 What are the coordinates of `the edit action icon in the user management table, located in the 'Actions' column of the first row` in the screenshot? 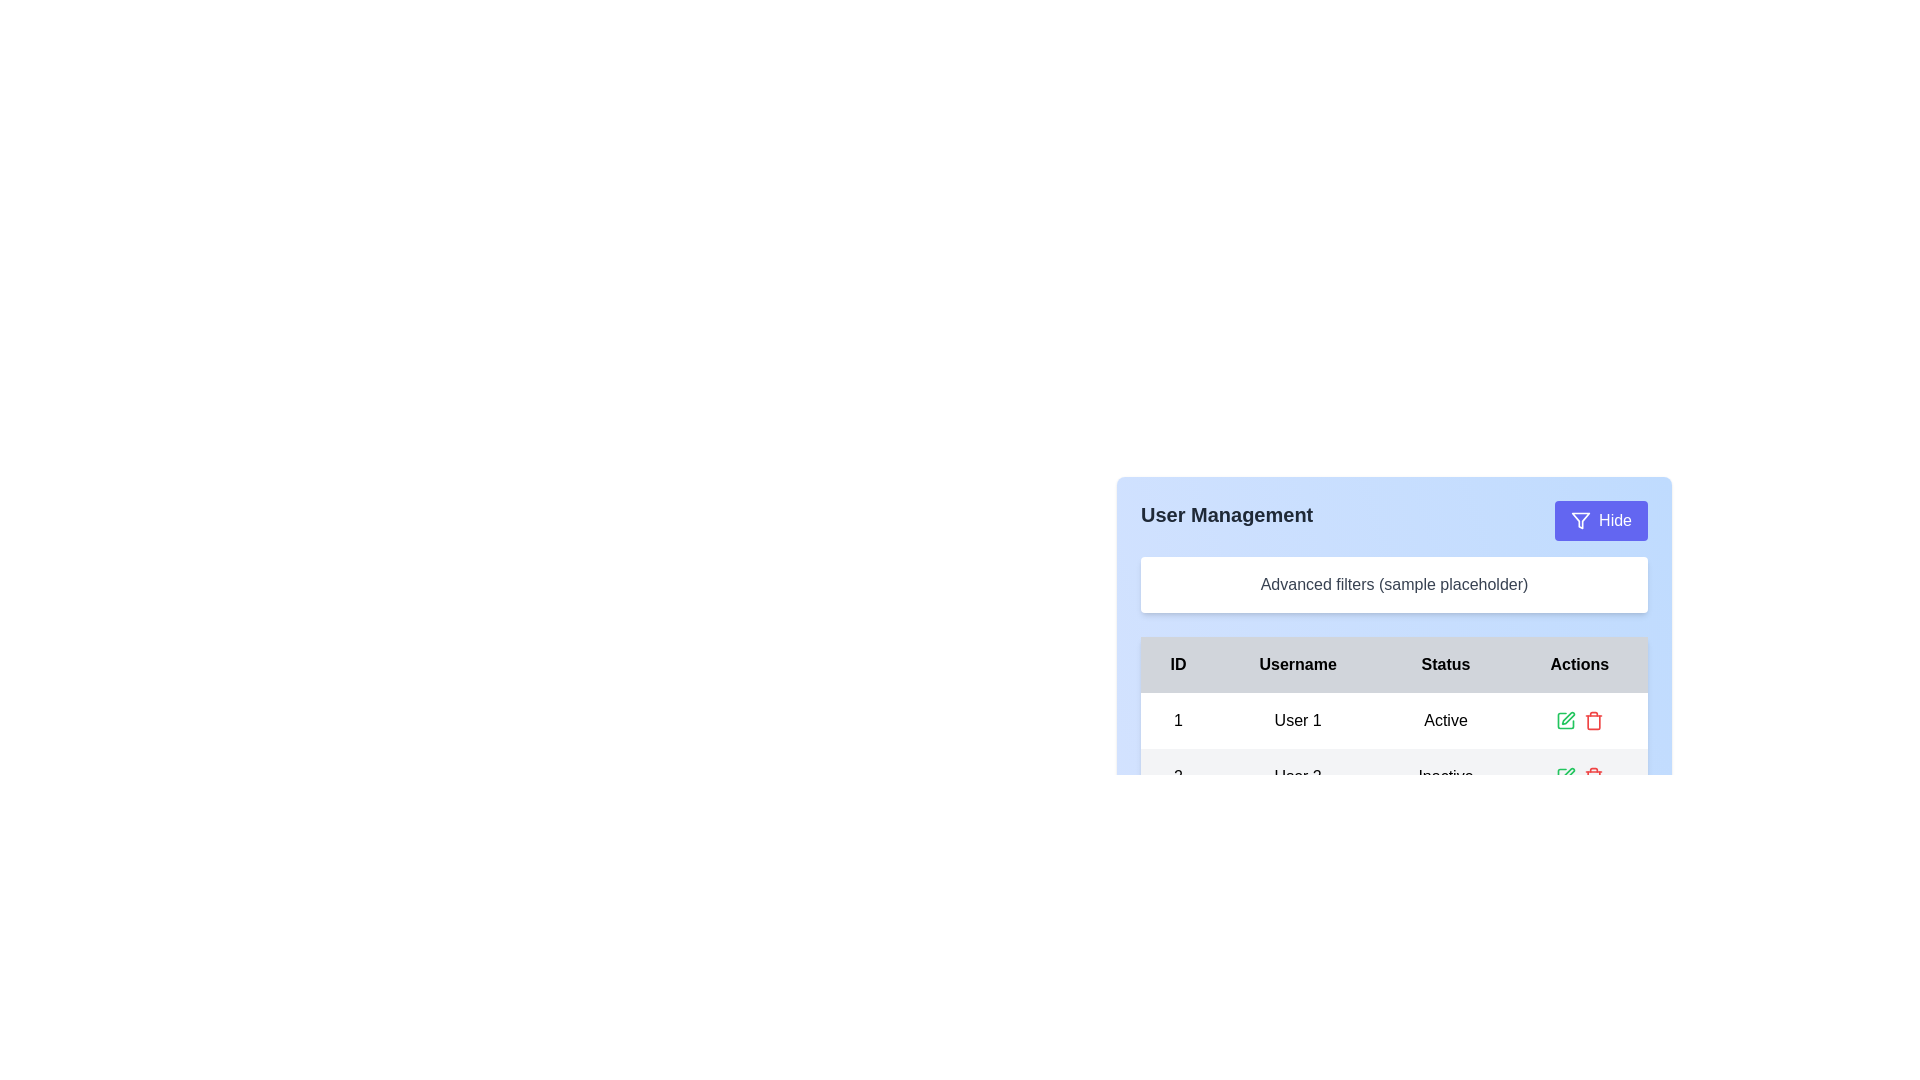 It's located at (1564, 721).